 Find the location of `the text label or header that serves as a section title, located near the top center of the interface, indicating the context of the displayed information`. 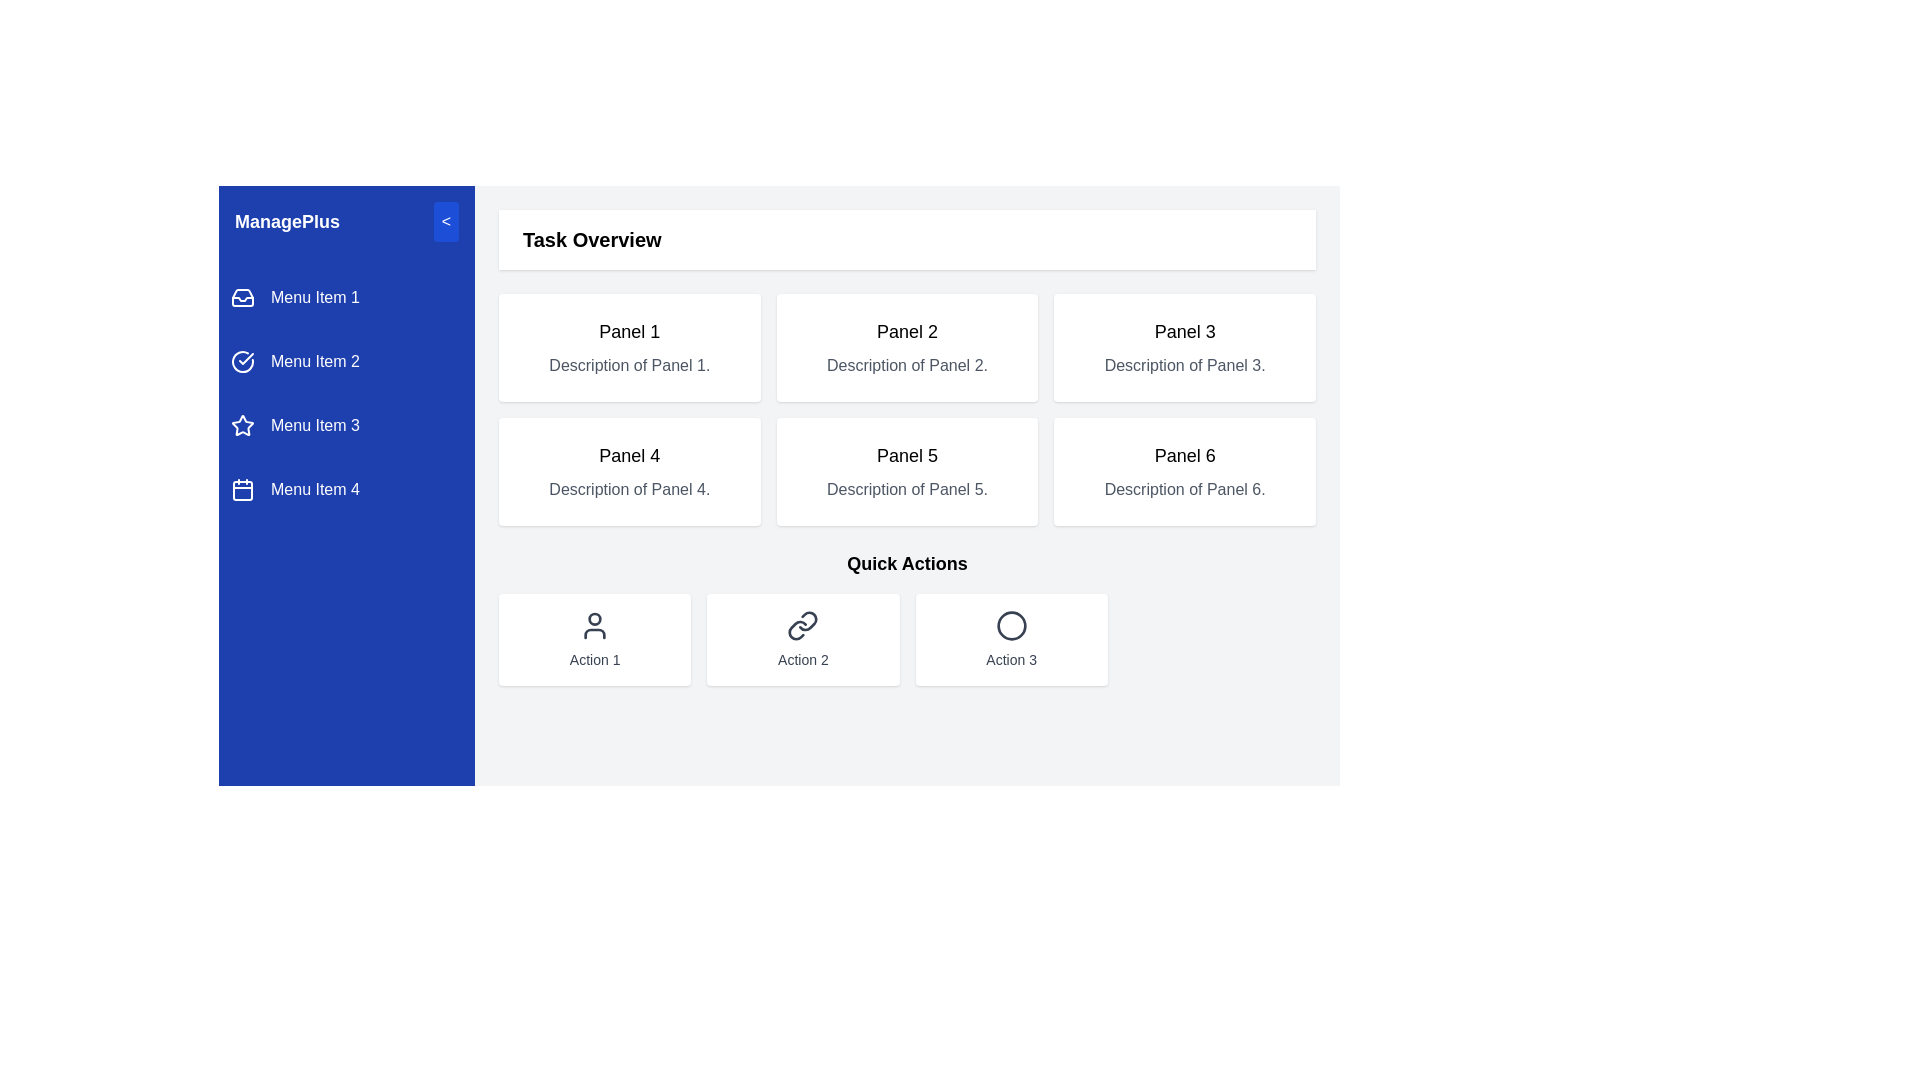

the text label or header that serves as a section title, located near the top center of the interface, indicating the context of the displayed information is located at coordinates (591, 238).